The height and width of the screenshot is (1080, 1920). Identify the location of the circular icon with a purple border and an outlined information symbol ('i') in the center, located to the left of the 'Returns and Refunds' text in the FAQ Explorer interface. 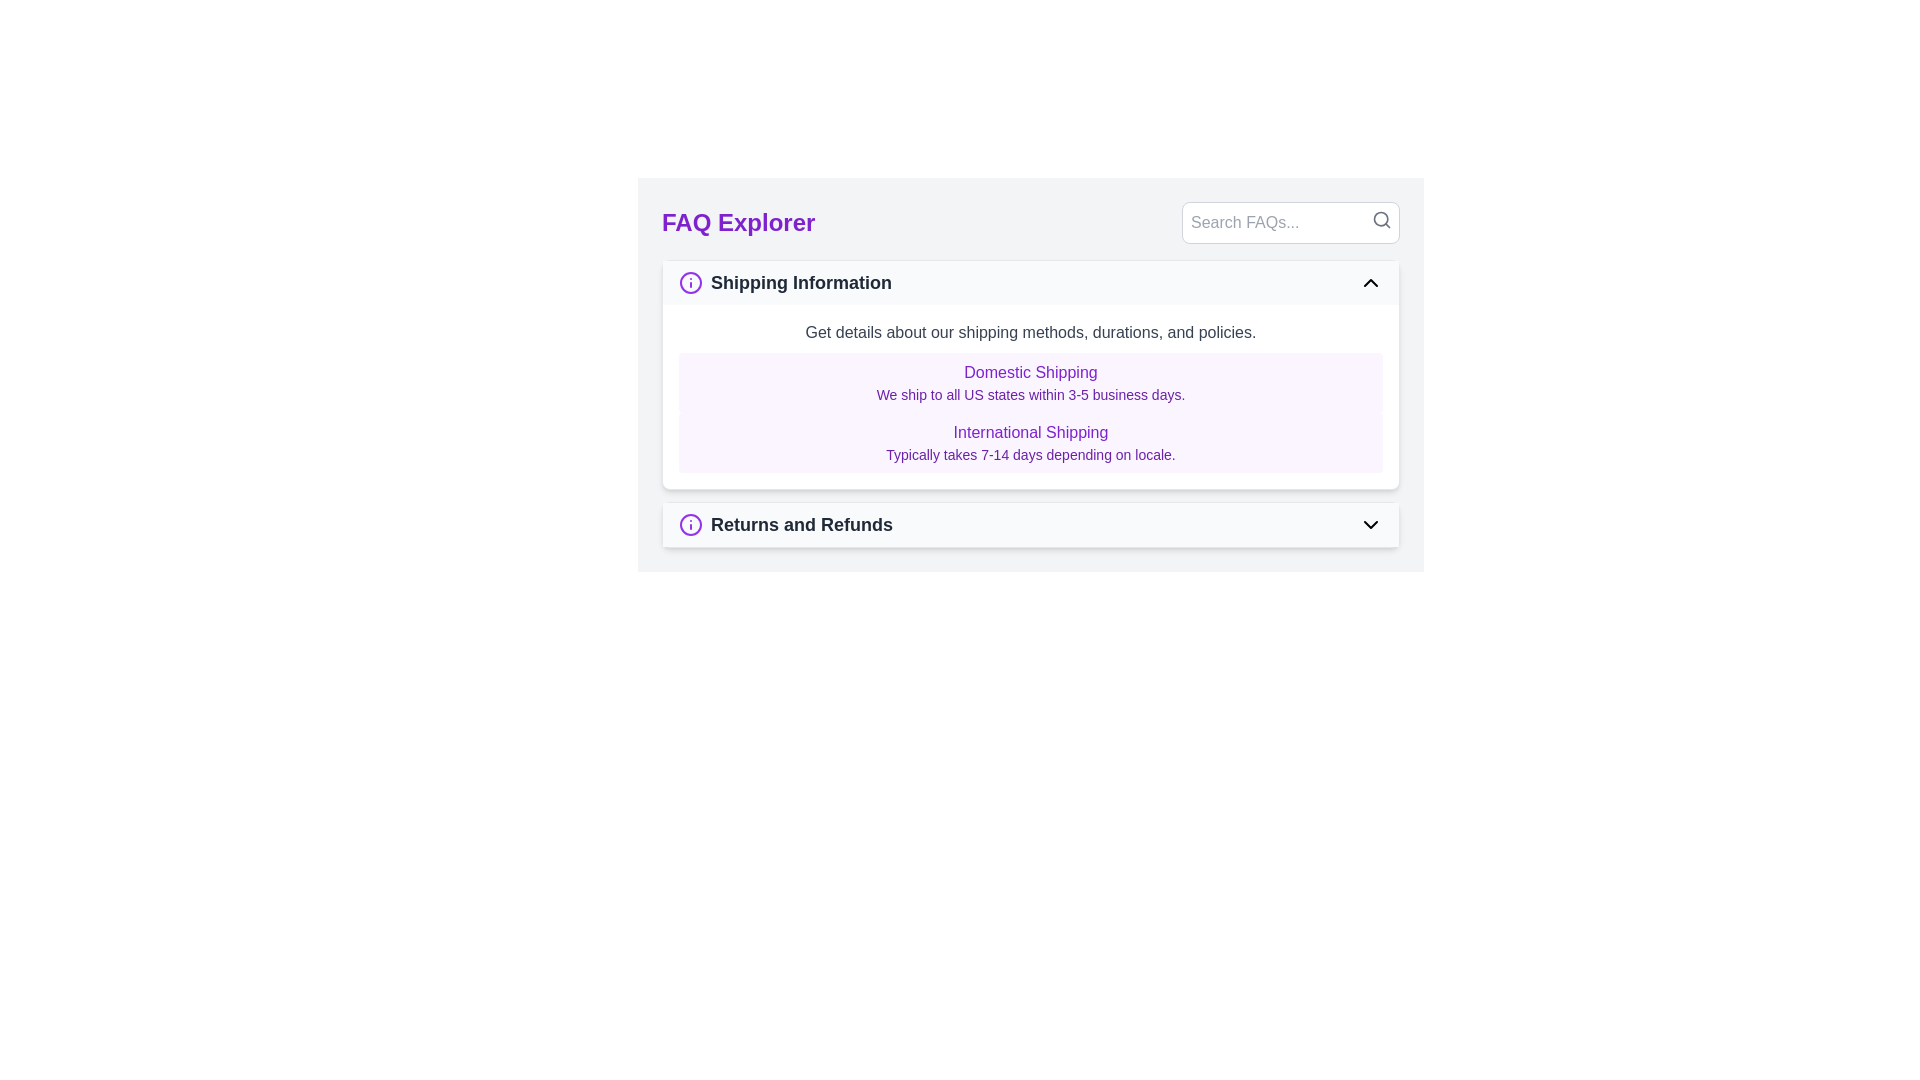
(691, 523).